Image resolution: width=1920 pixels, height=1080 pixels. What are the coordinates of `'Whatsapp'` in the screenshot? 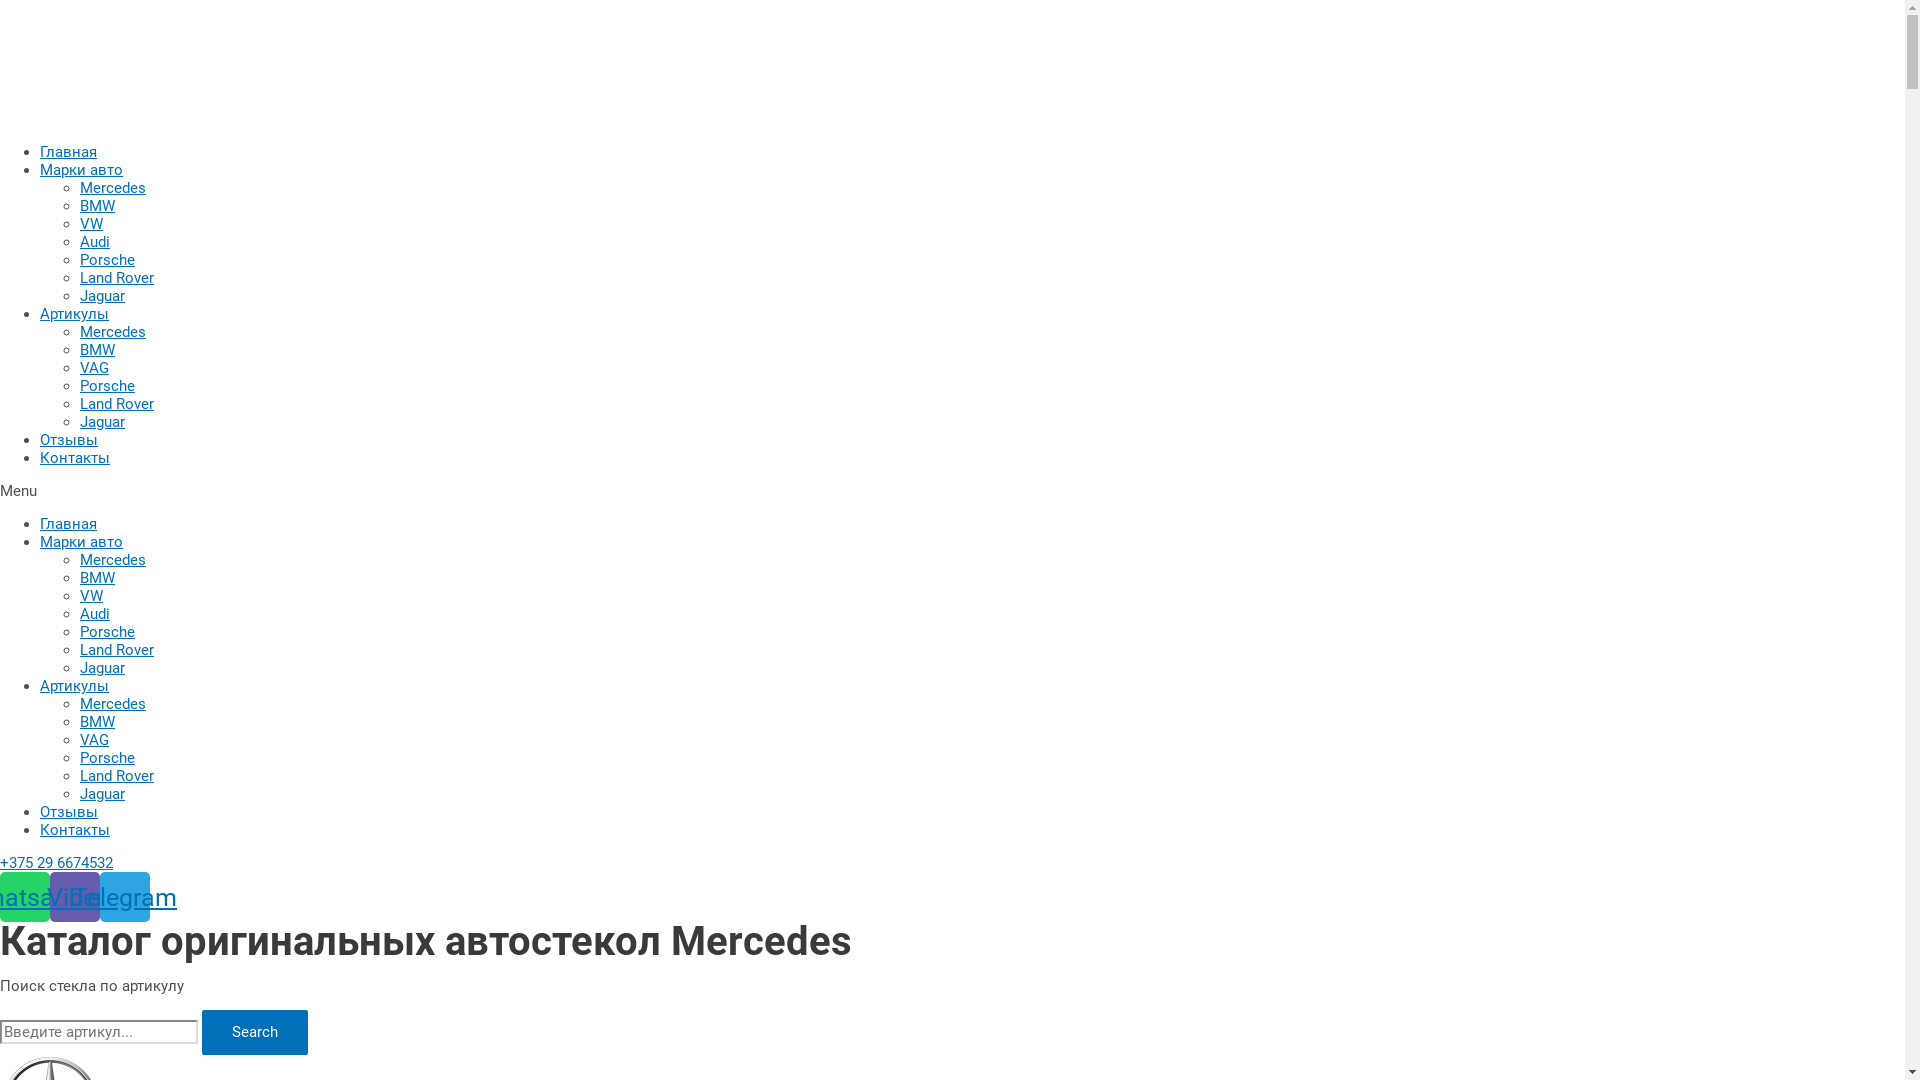 It's located at (24, 896).